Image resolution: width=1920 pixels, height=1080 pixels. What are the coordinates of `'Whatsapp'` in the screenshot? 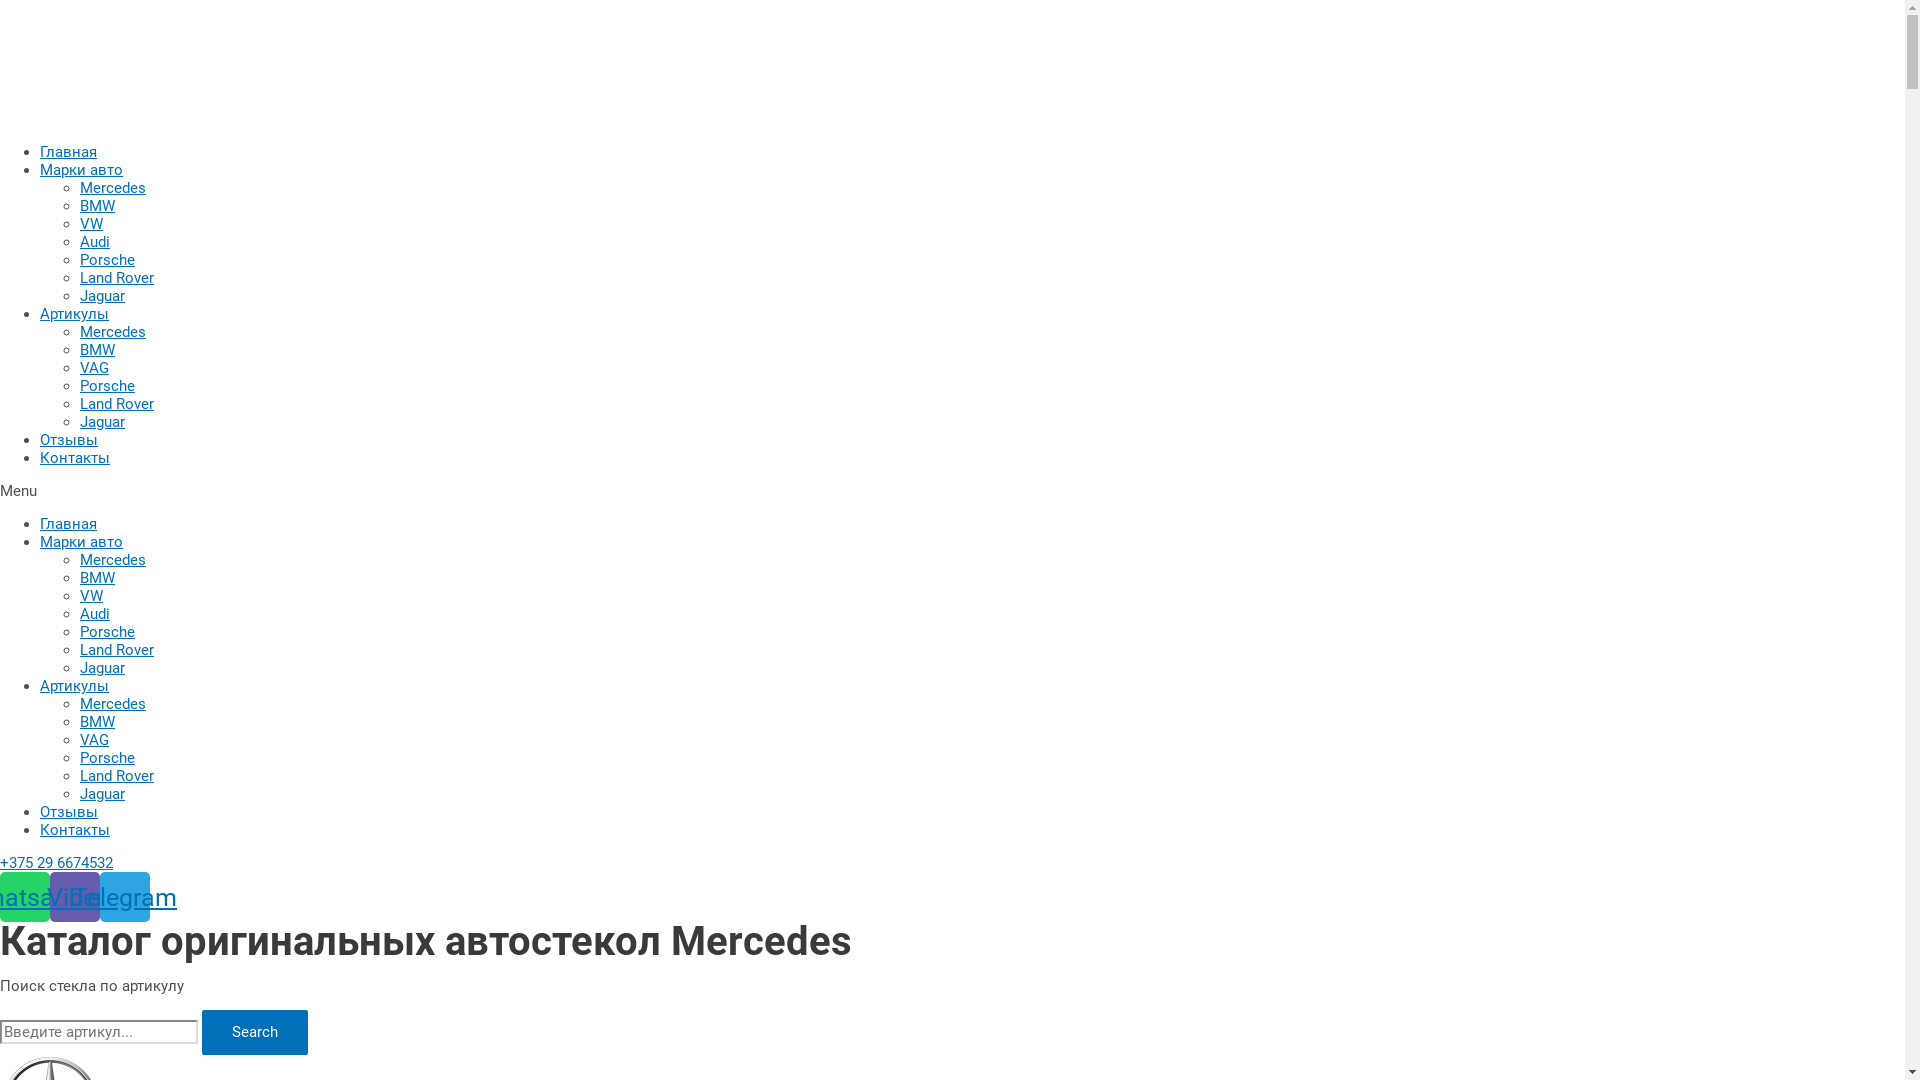 It's located at (24, 896).